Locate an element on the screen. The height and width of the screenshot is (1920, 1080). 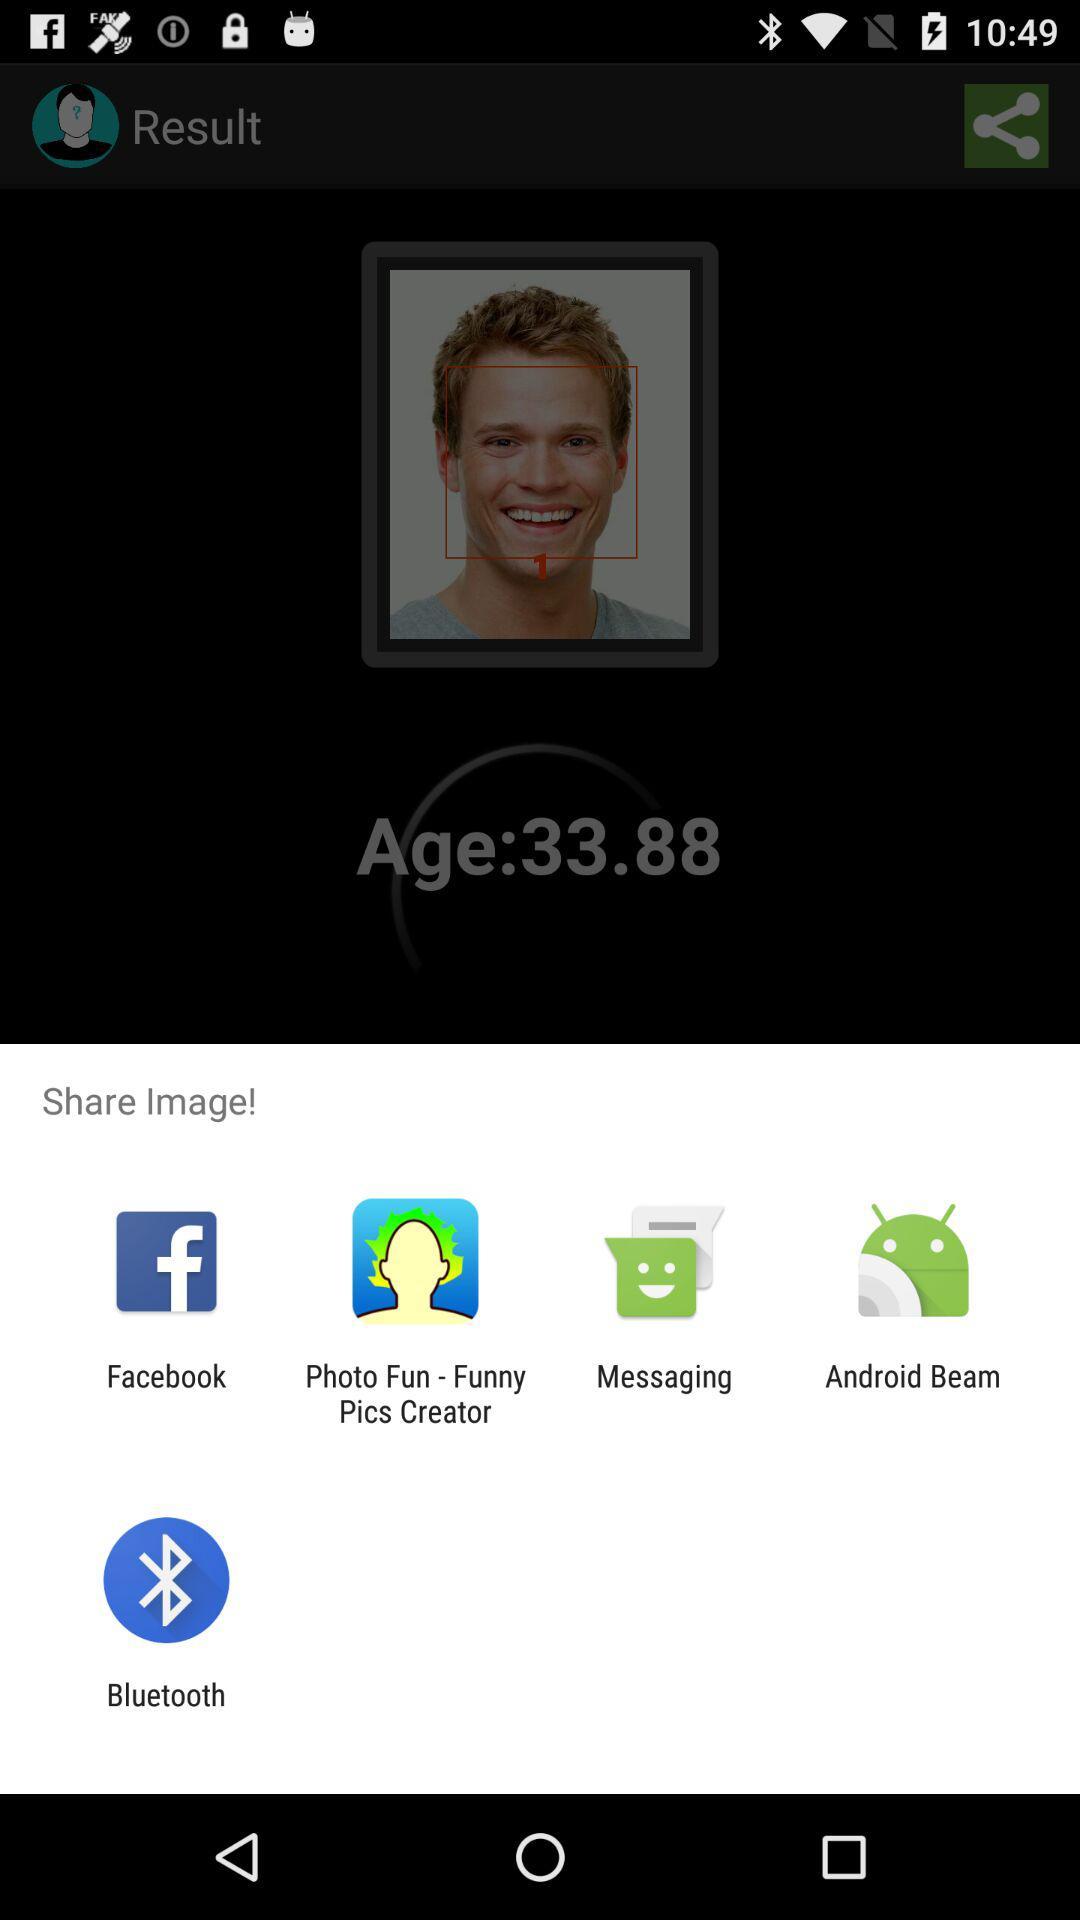
the icon to the left of photo fun funny is located at coordinates (165, 1392).